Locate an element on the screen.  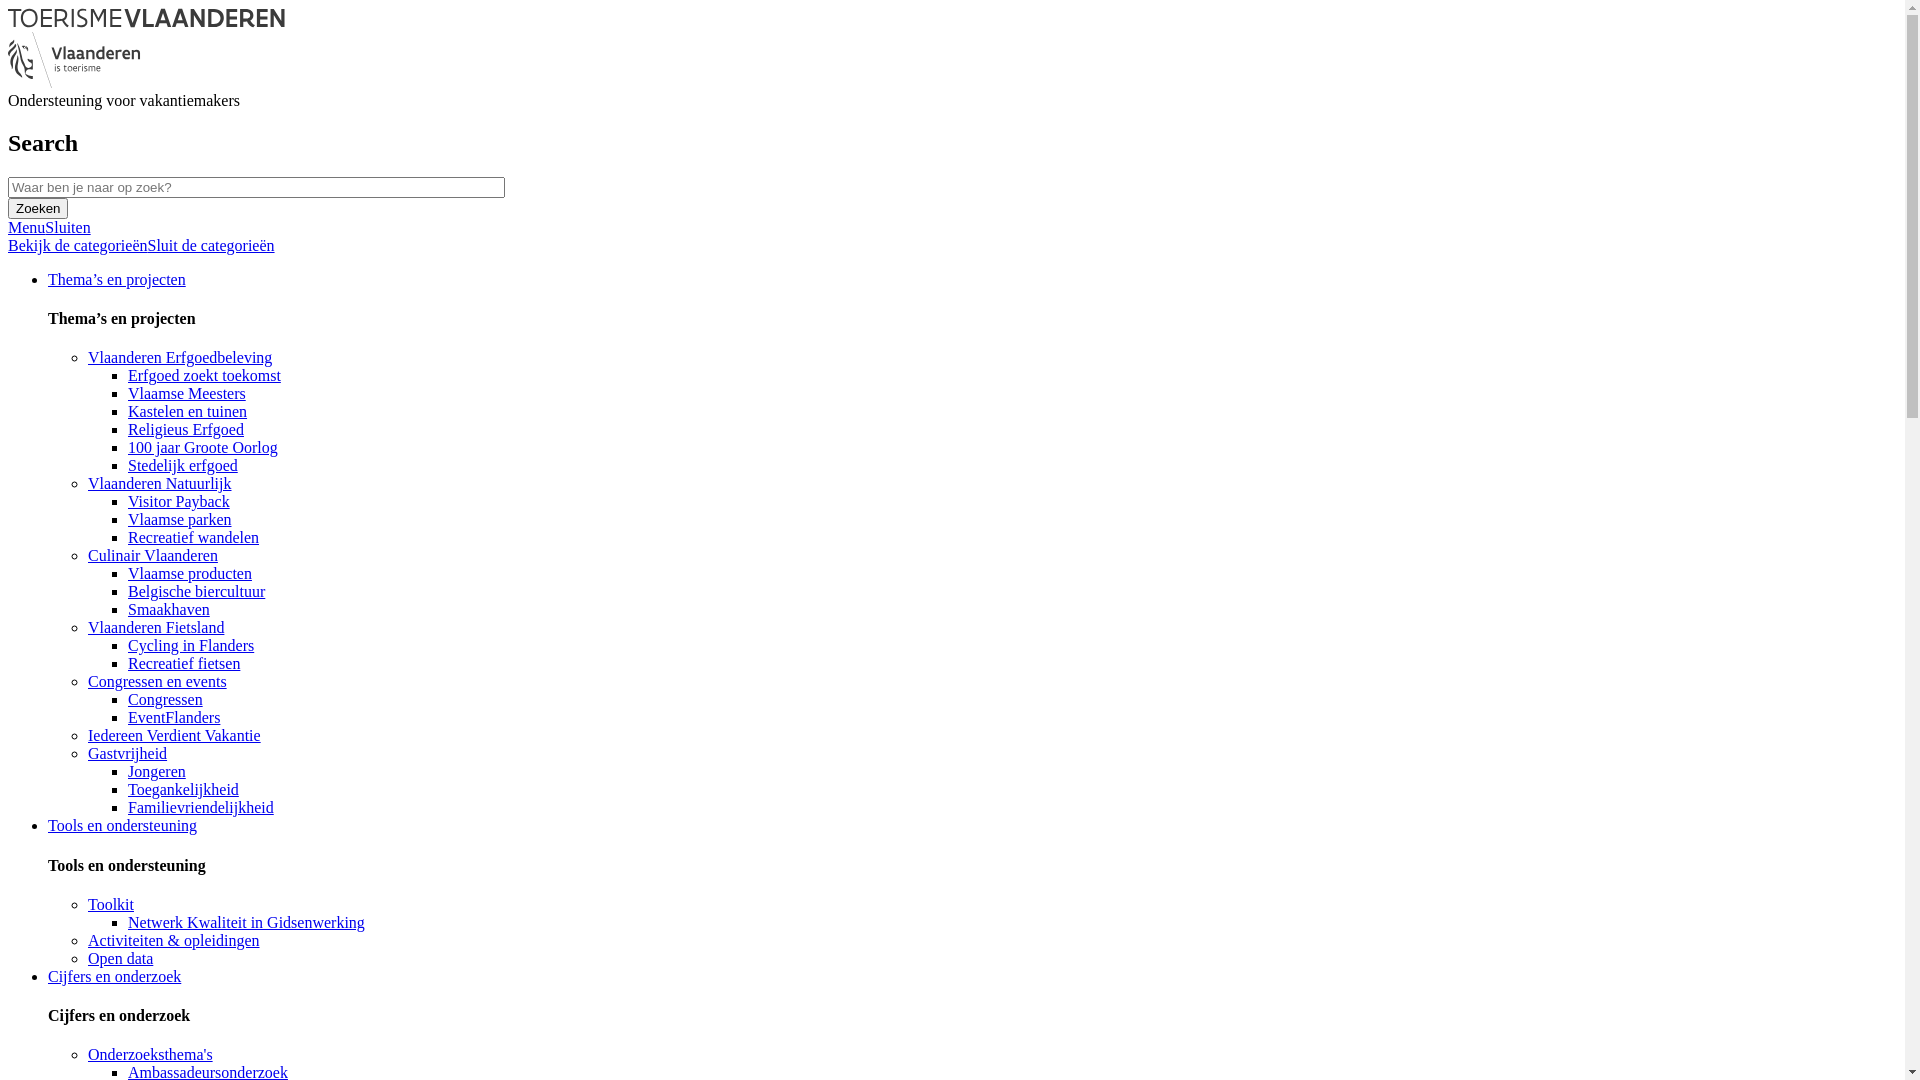
'EventFlanders' is located at coordinates (127, 716).